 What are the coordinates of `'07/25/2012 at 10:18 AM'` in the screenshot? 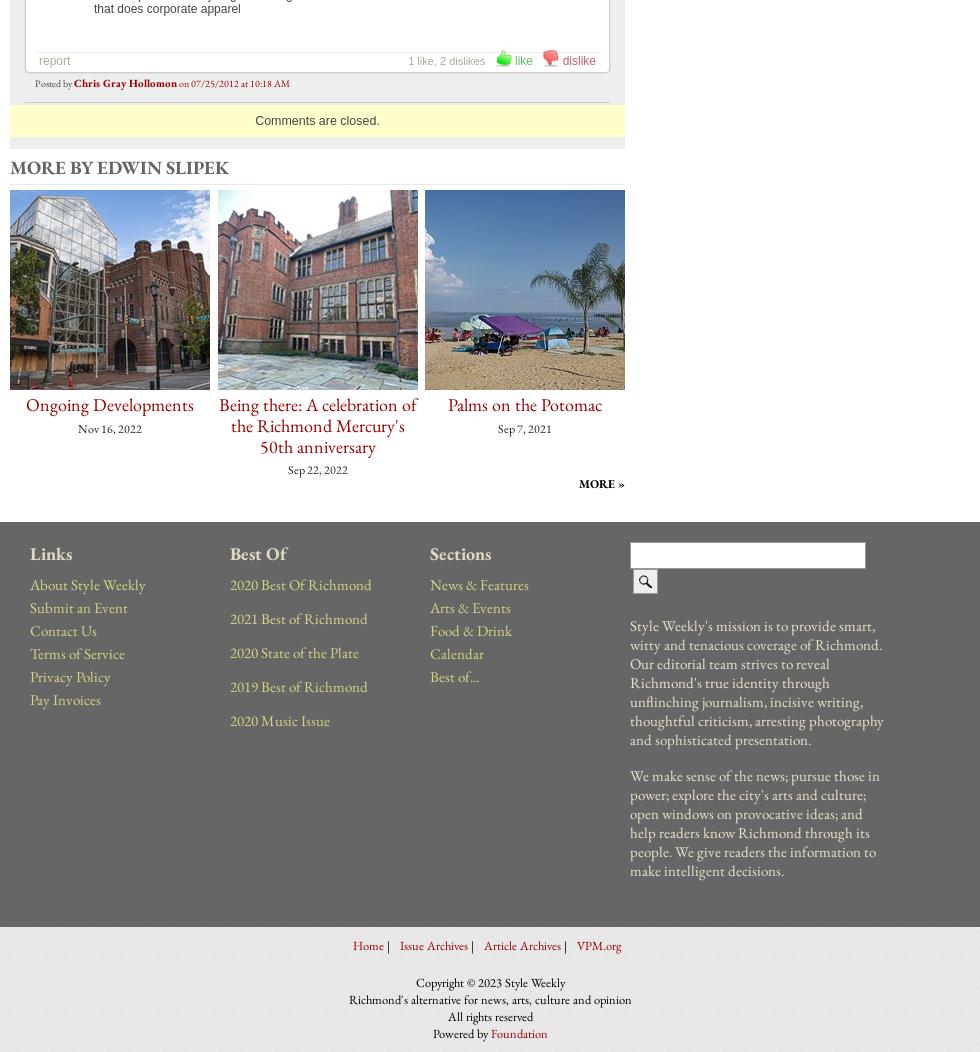 It's located at (240, 82).